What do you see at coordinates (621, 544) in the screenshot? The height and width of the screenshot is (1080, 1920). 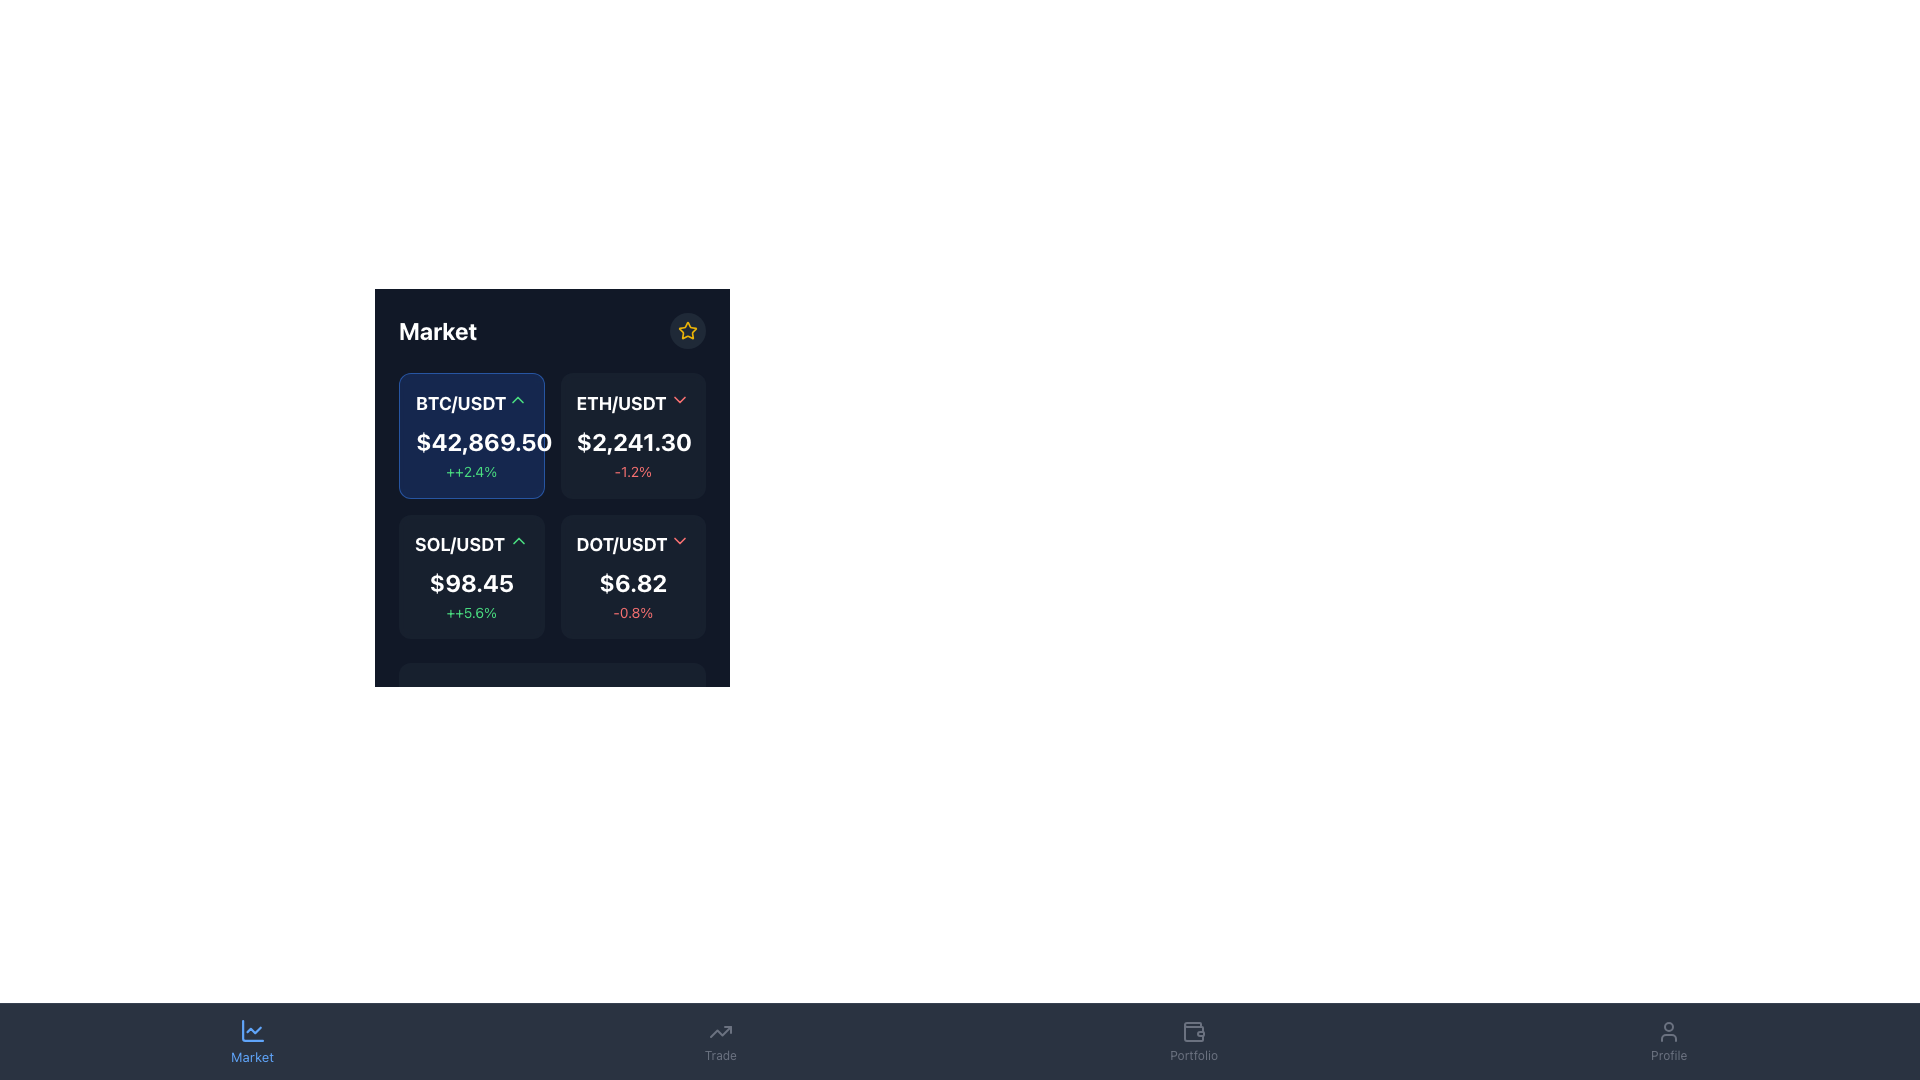 I see `trading pair name displayed as 'DOT/USDT' in bold white text against a dark background, located in the bottom-right section of the market data panel` at bounding box center [621, 544].